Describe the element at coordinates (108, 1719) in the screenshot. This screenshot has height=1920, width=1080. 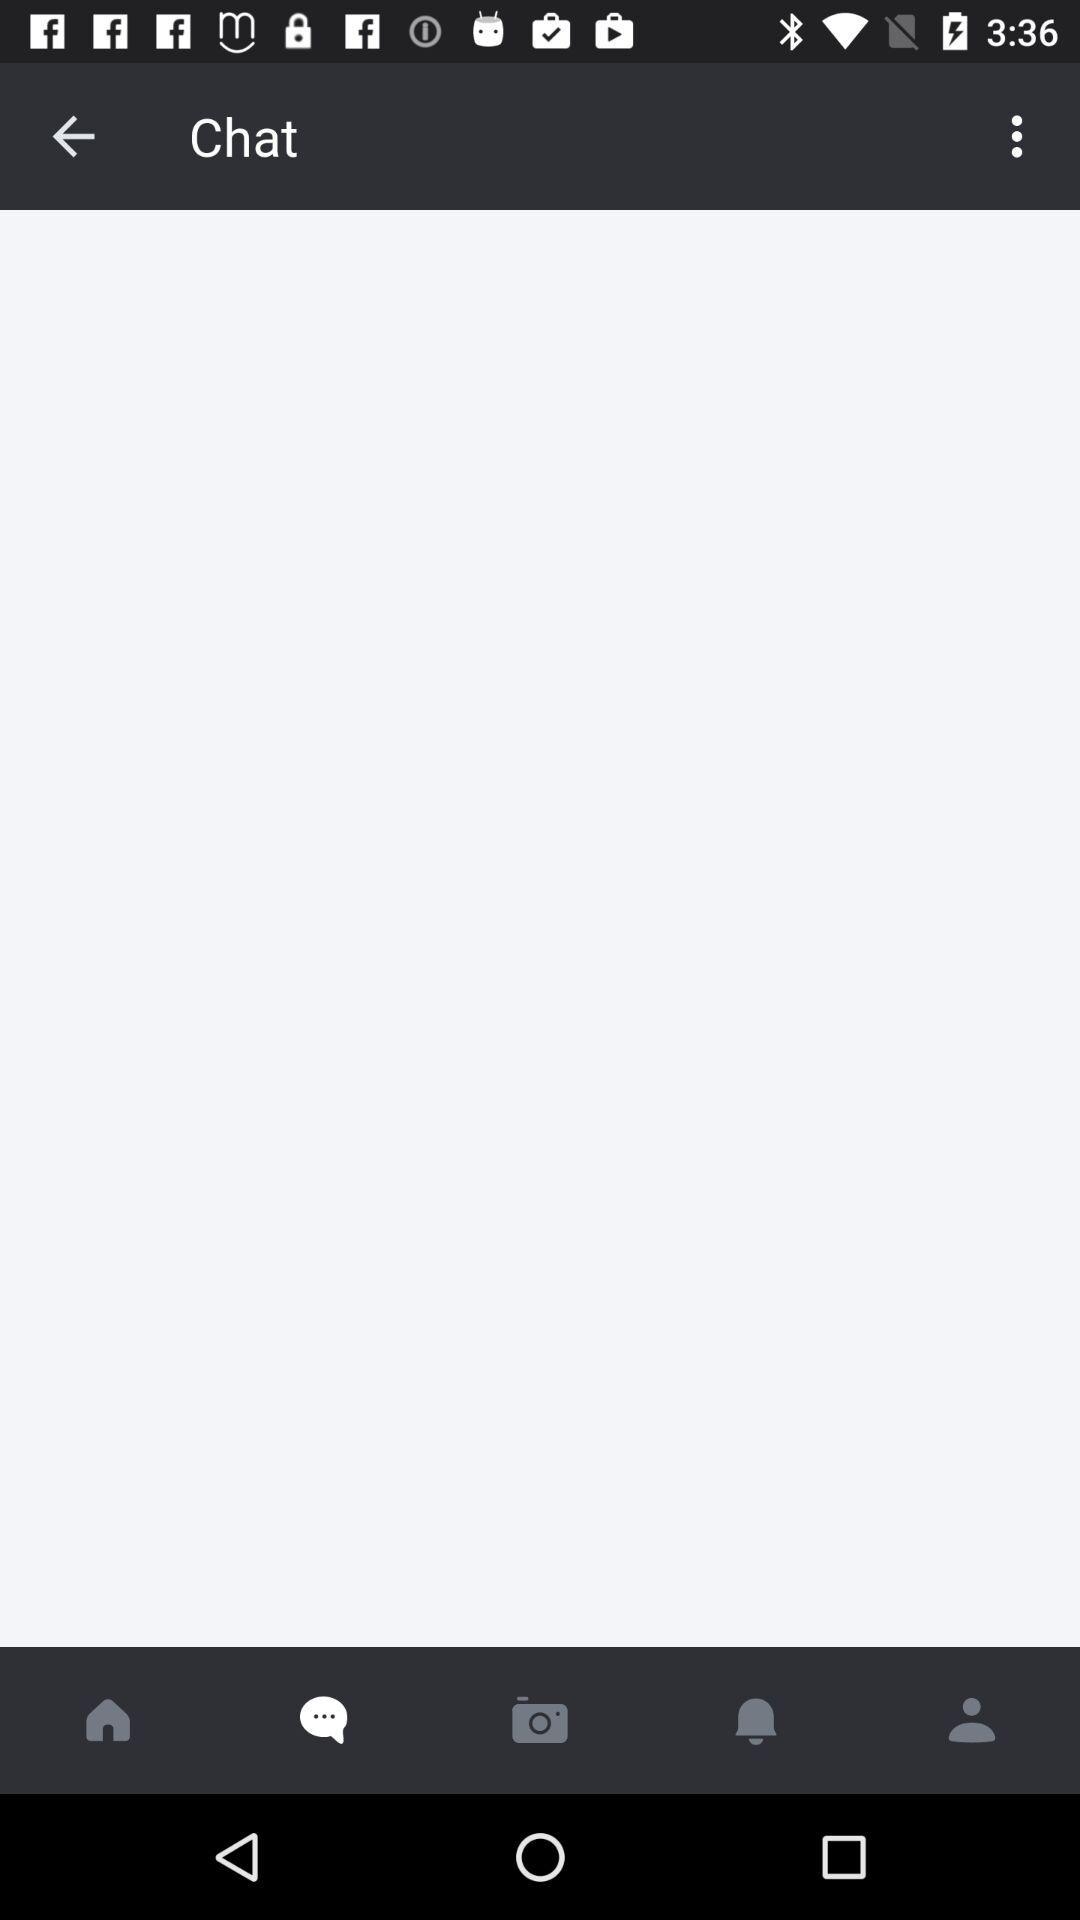
I see `the home icon` at that location.